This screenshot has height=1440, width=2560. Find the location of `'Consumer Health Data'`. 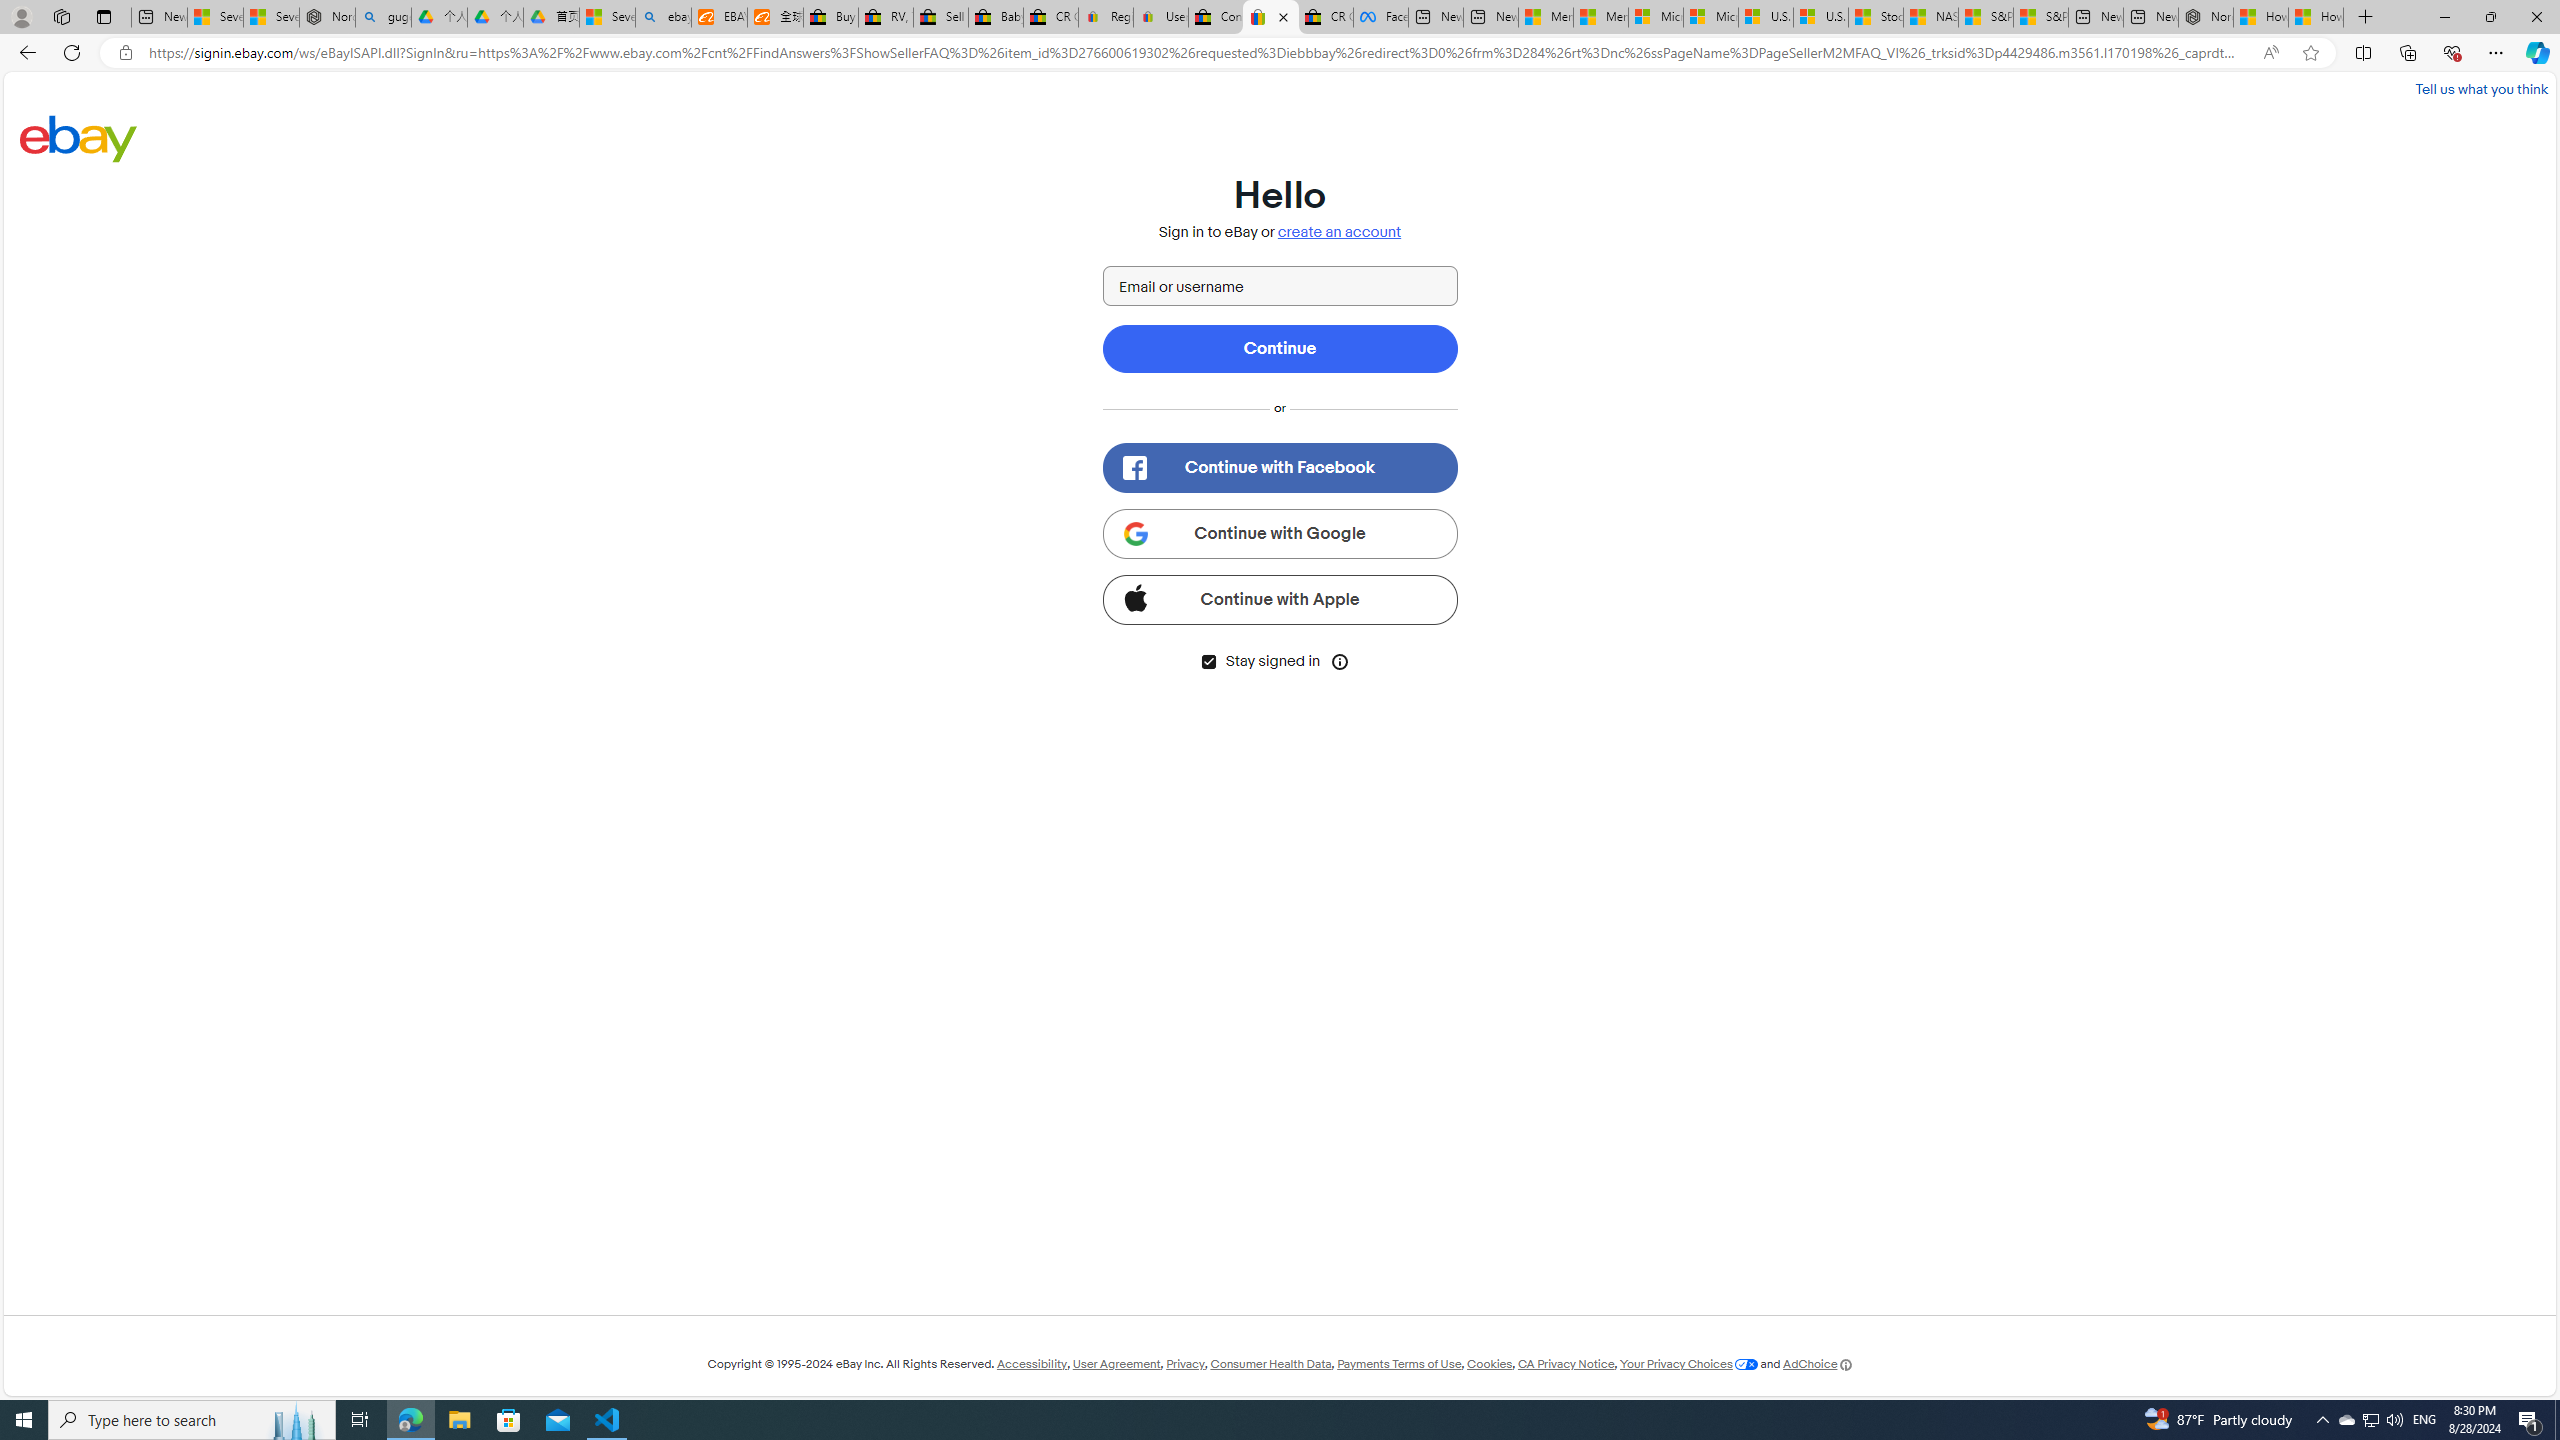

'Consumer Health Data' is located at coordinates (1271, 1363).